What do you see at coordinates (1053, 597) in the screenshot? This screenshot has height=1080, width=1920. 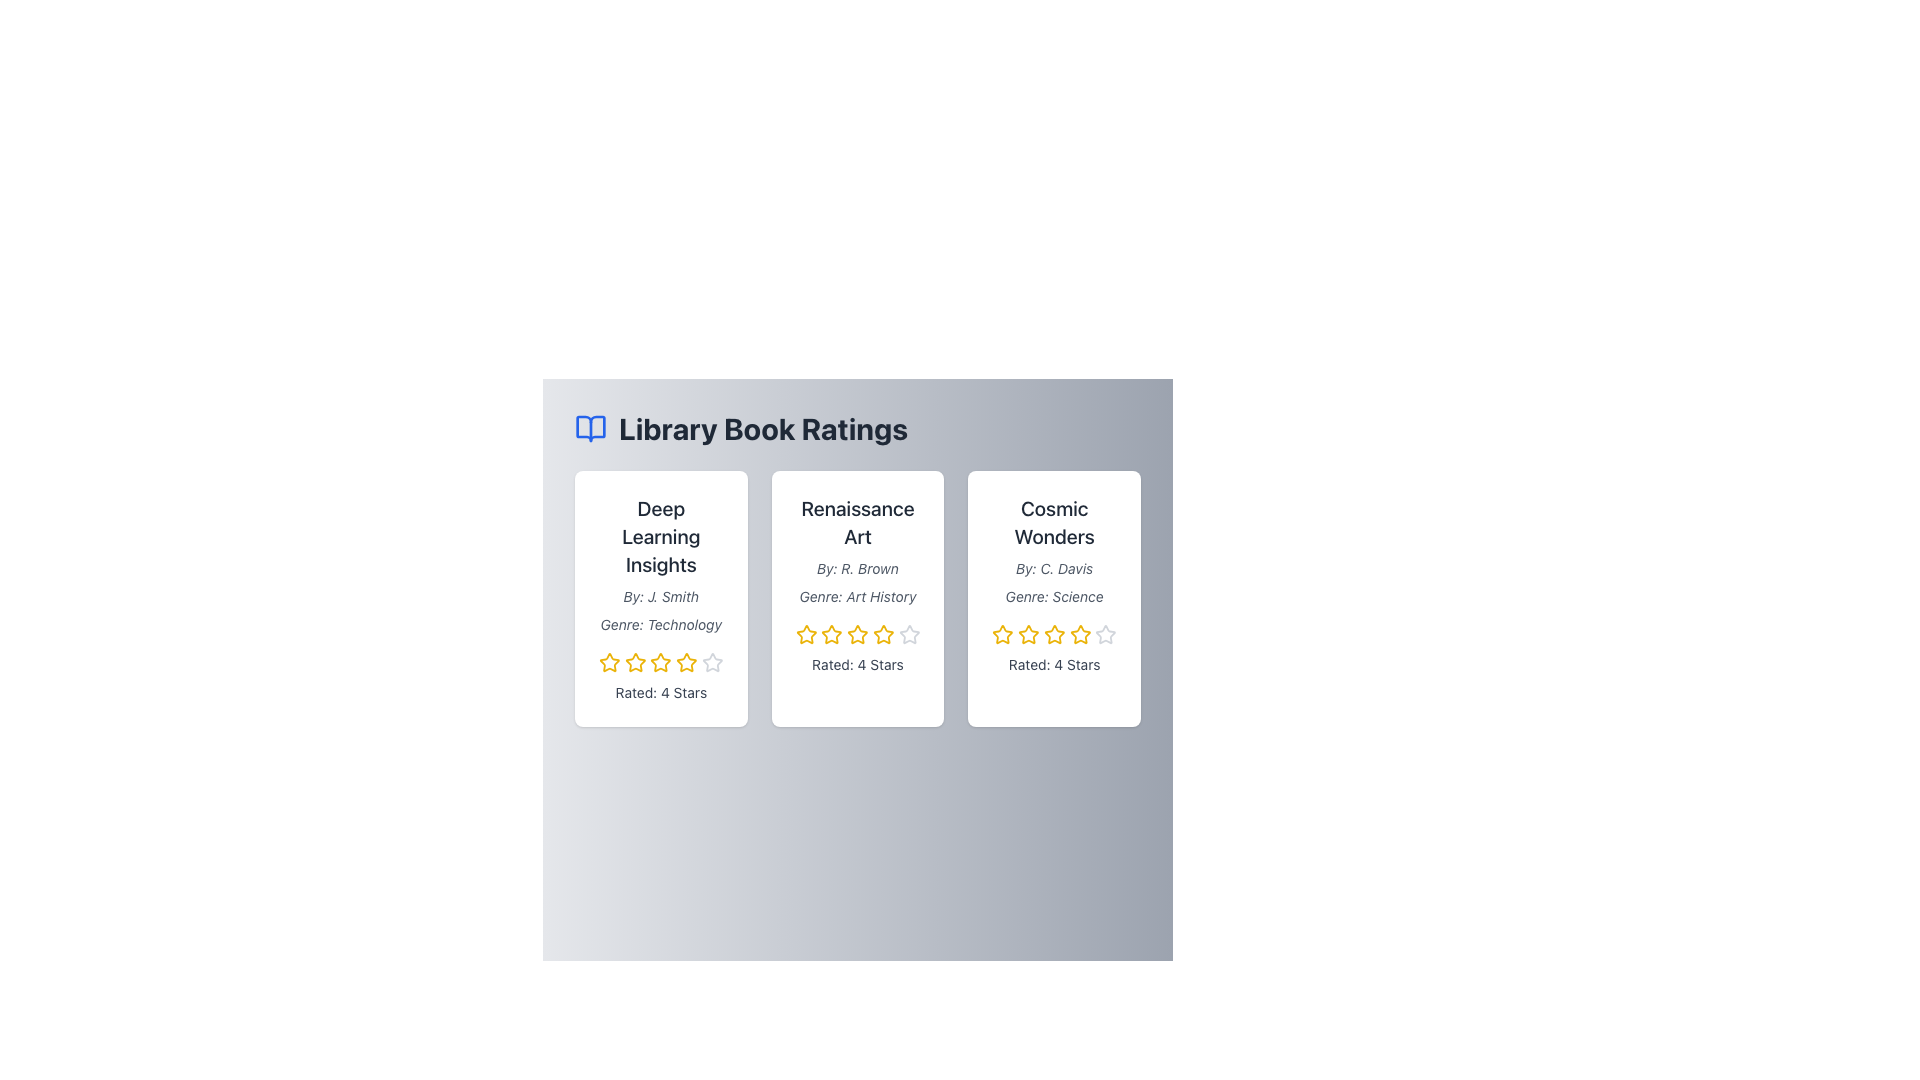 I see `the Informational Card that displays details of a book including its title, author, genre, and rating, located in the rightmost column of the three-column layout beneath the header 'Library Book Ratings'` at bounding box center [1053, 597].